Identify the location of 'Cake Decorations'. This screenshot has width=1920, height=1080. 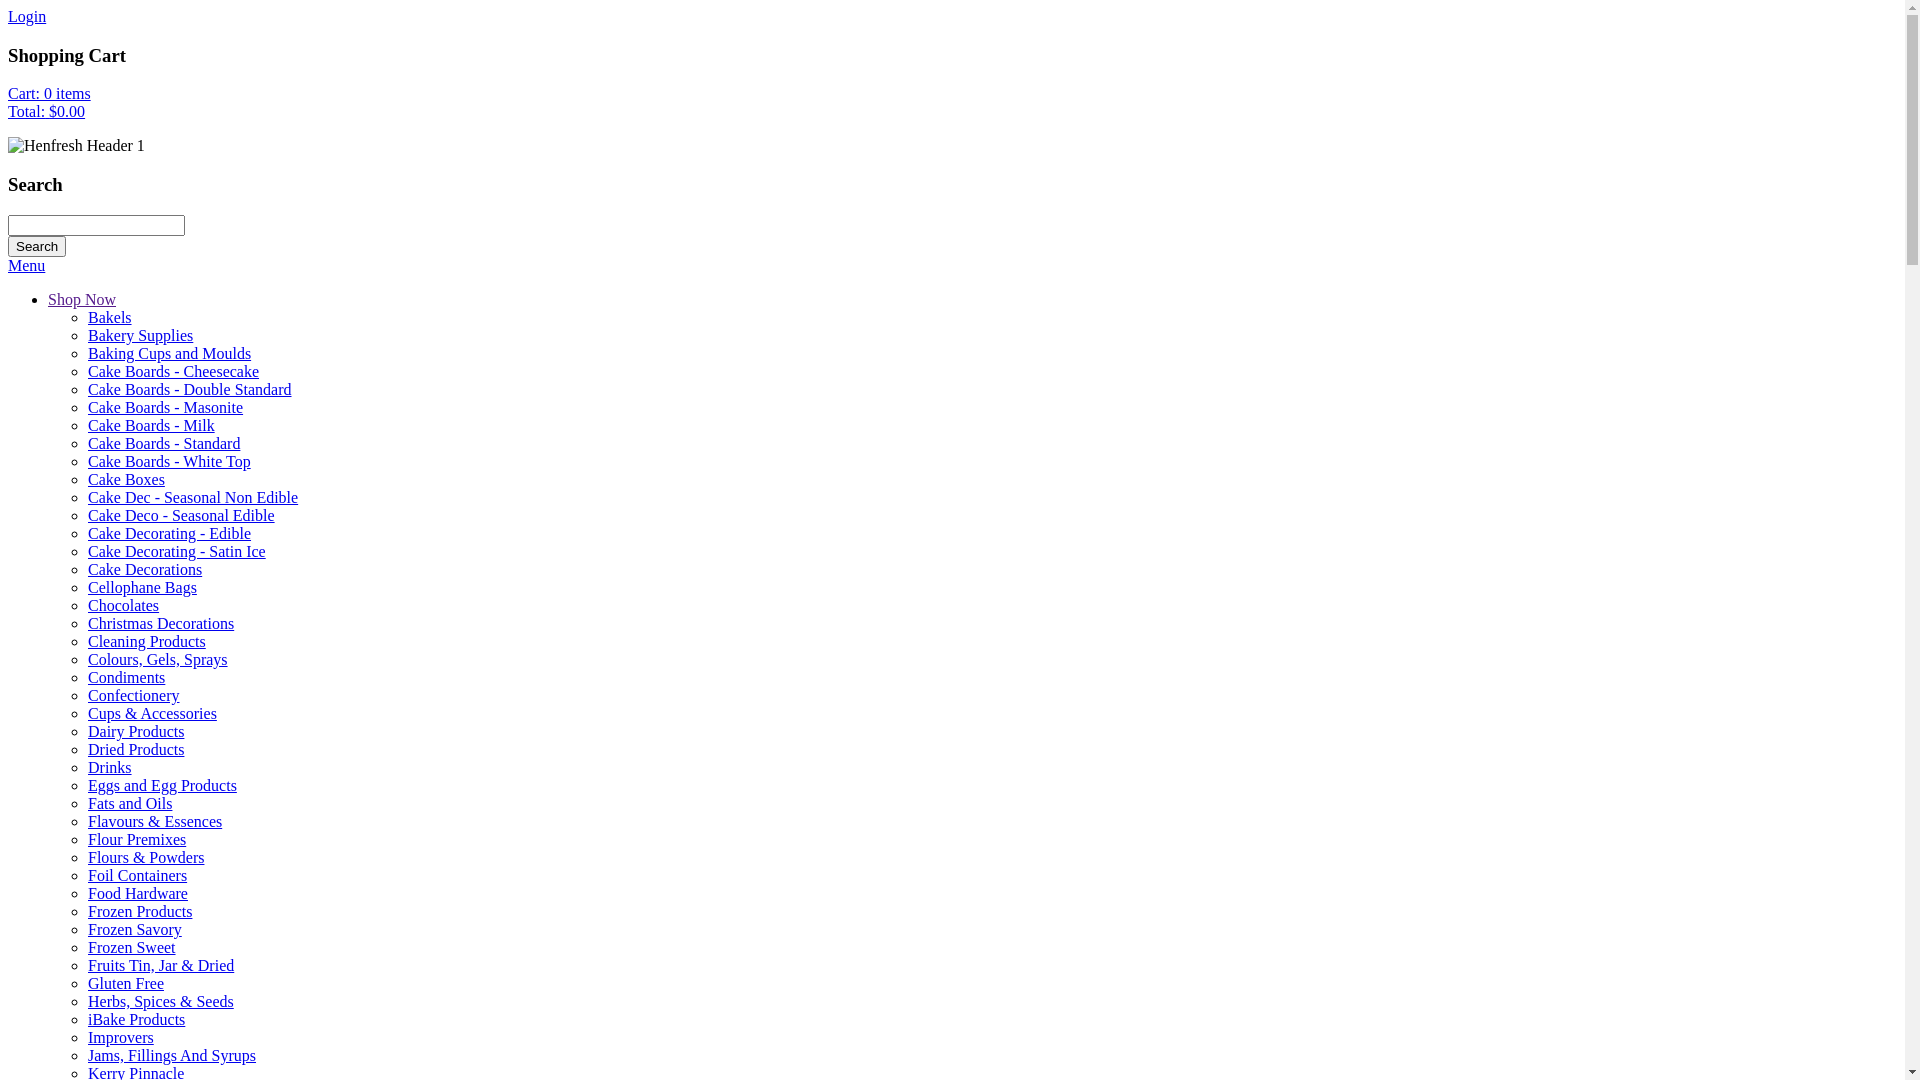
(143, 569).